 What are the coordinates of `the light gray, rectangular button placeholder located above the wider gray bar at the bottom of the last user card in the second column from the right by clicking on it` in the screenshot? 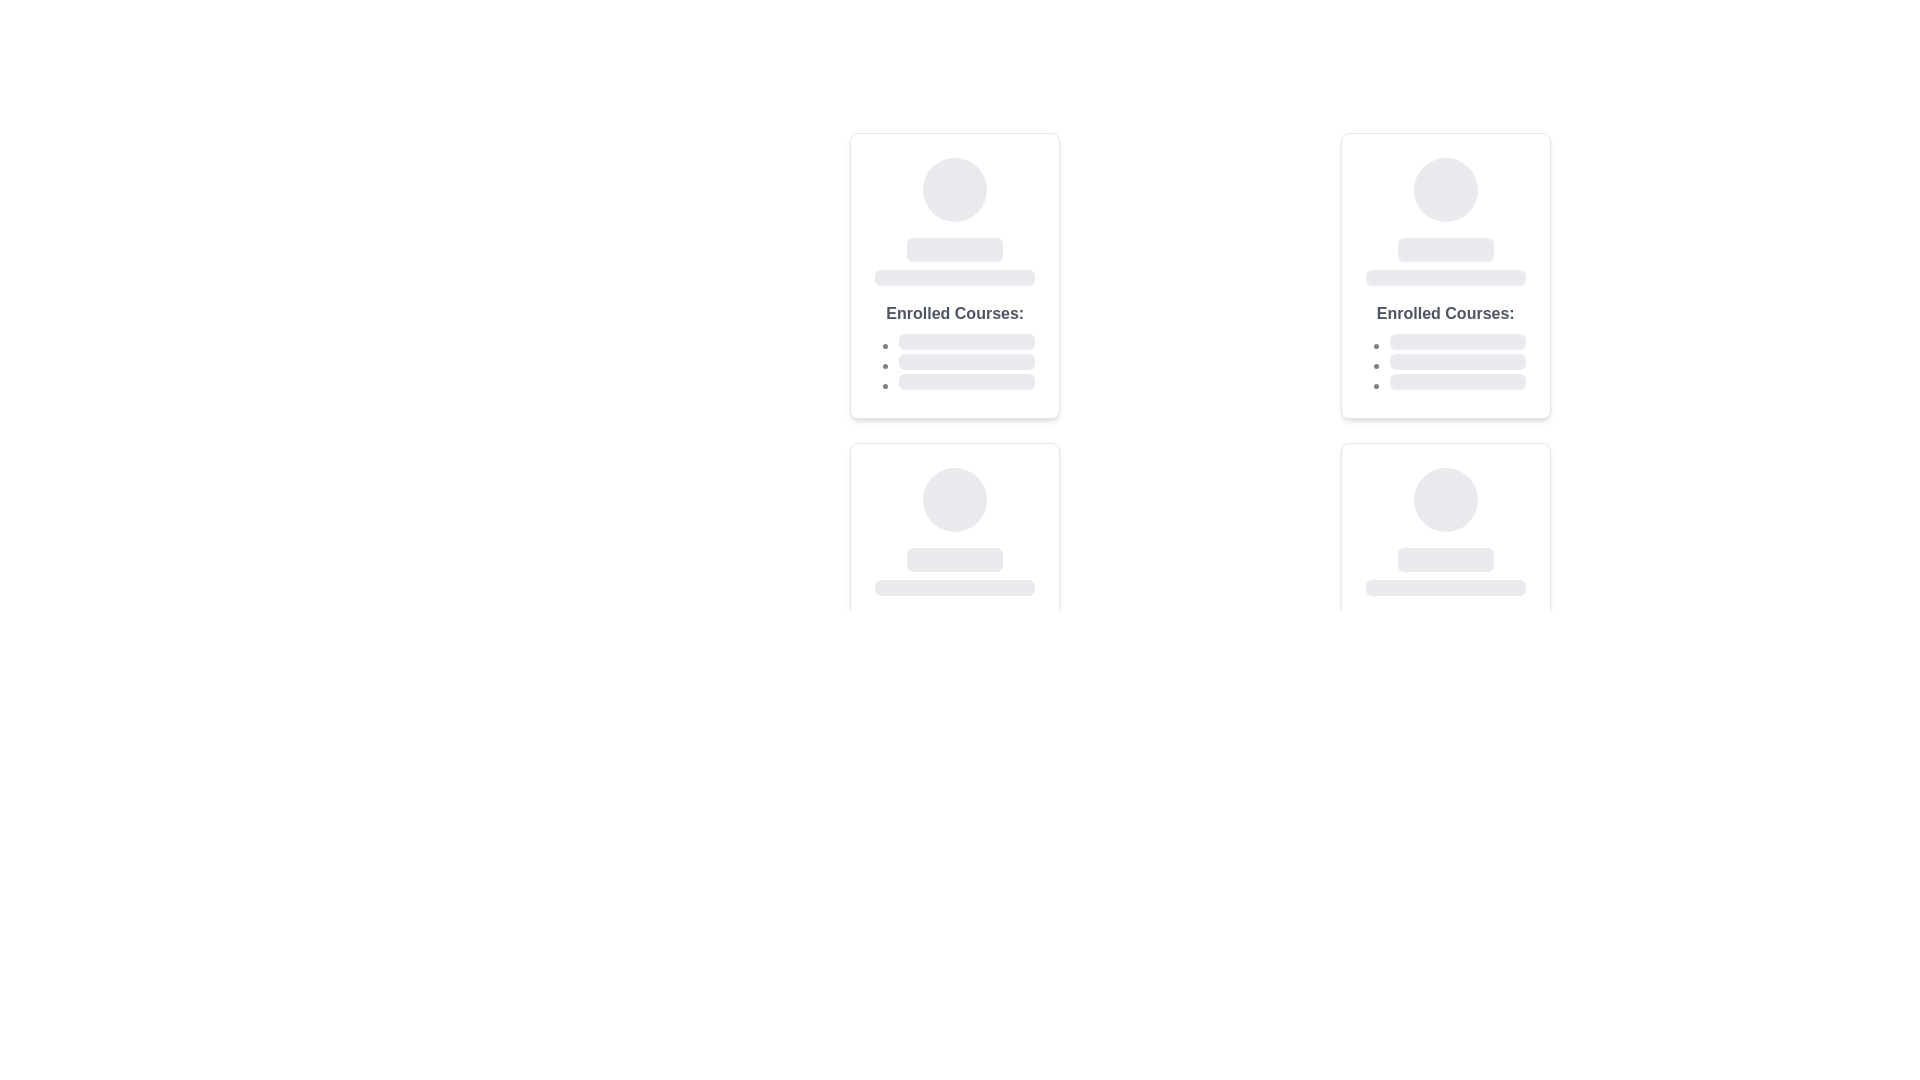 It's located at (1445, 559).